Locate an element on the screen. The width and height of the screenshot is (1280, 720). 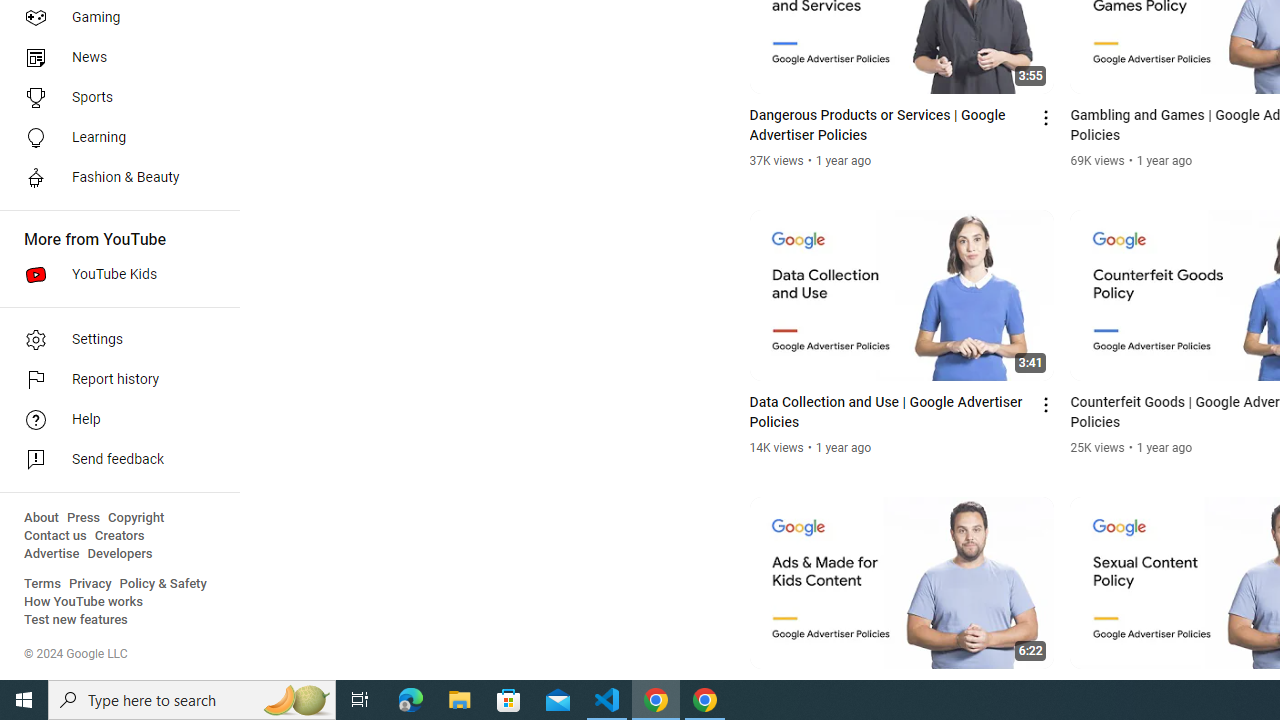
'Terms' is located at coordinates (42, 584).